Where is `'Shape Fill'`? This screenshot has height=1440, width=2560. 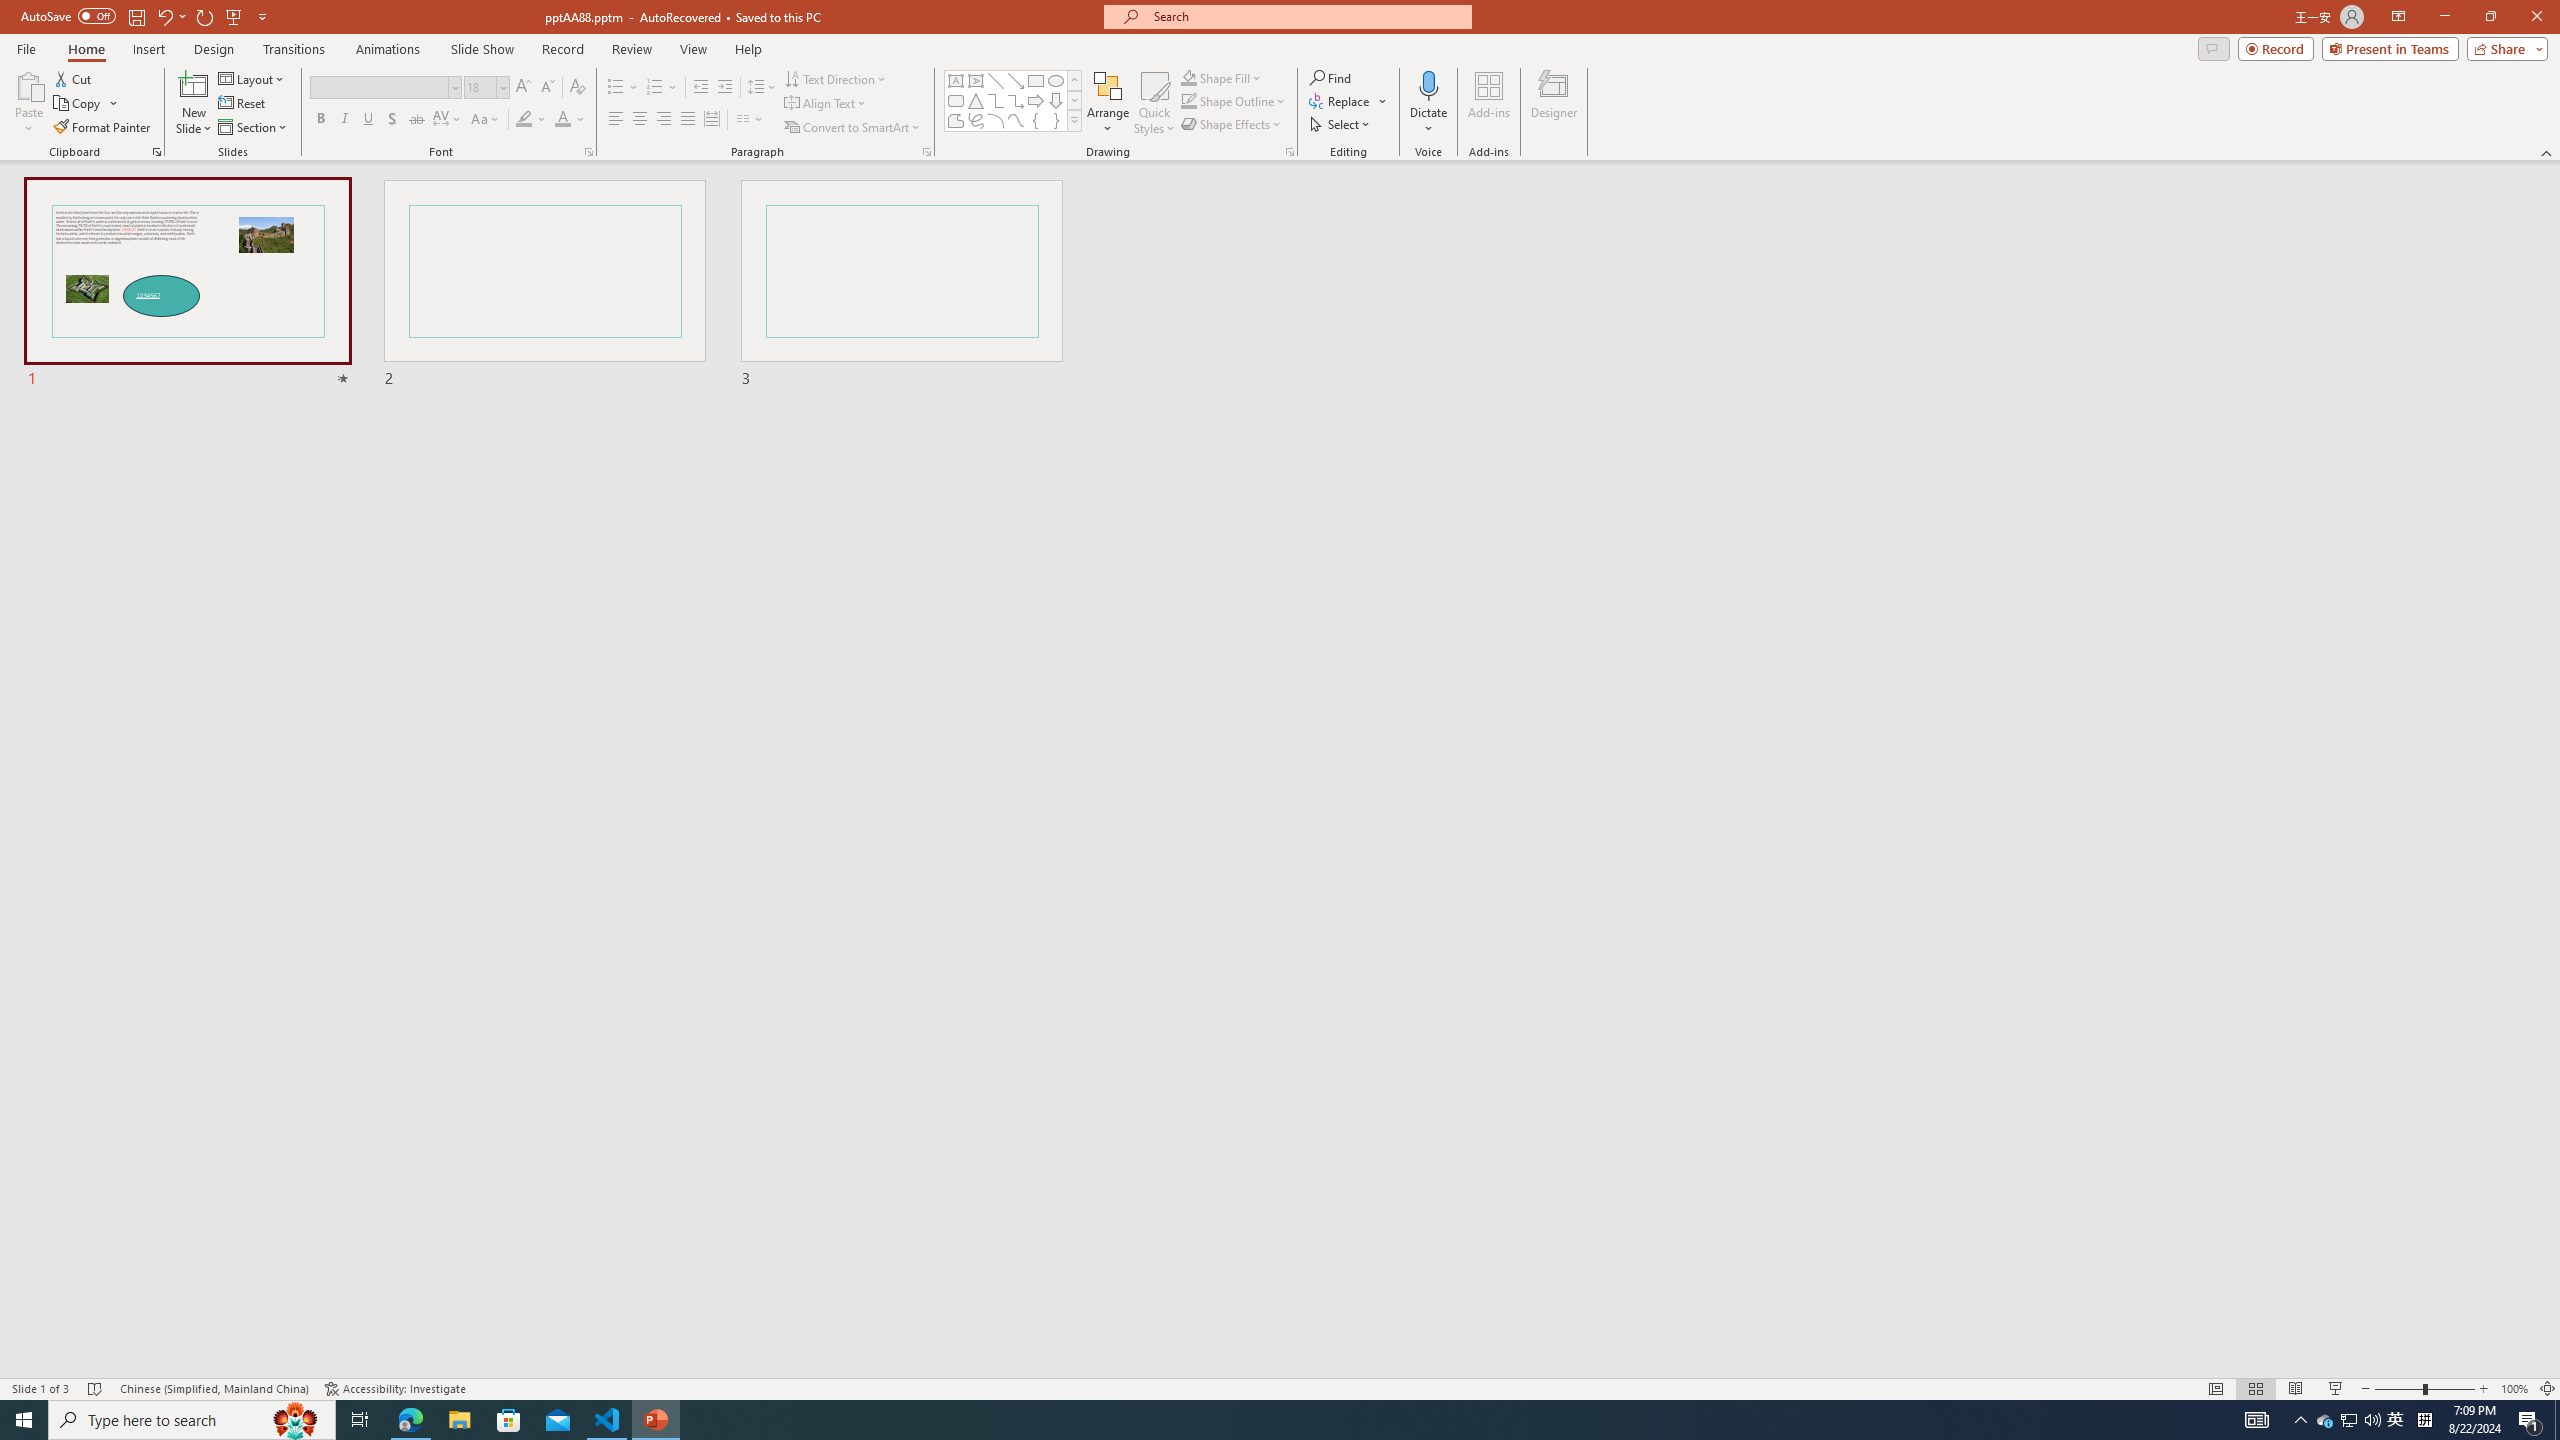 'Shape Fill' is located at coordinates (1222, 77).